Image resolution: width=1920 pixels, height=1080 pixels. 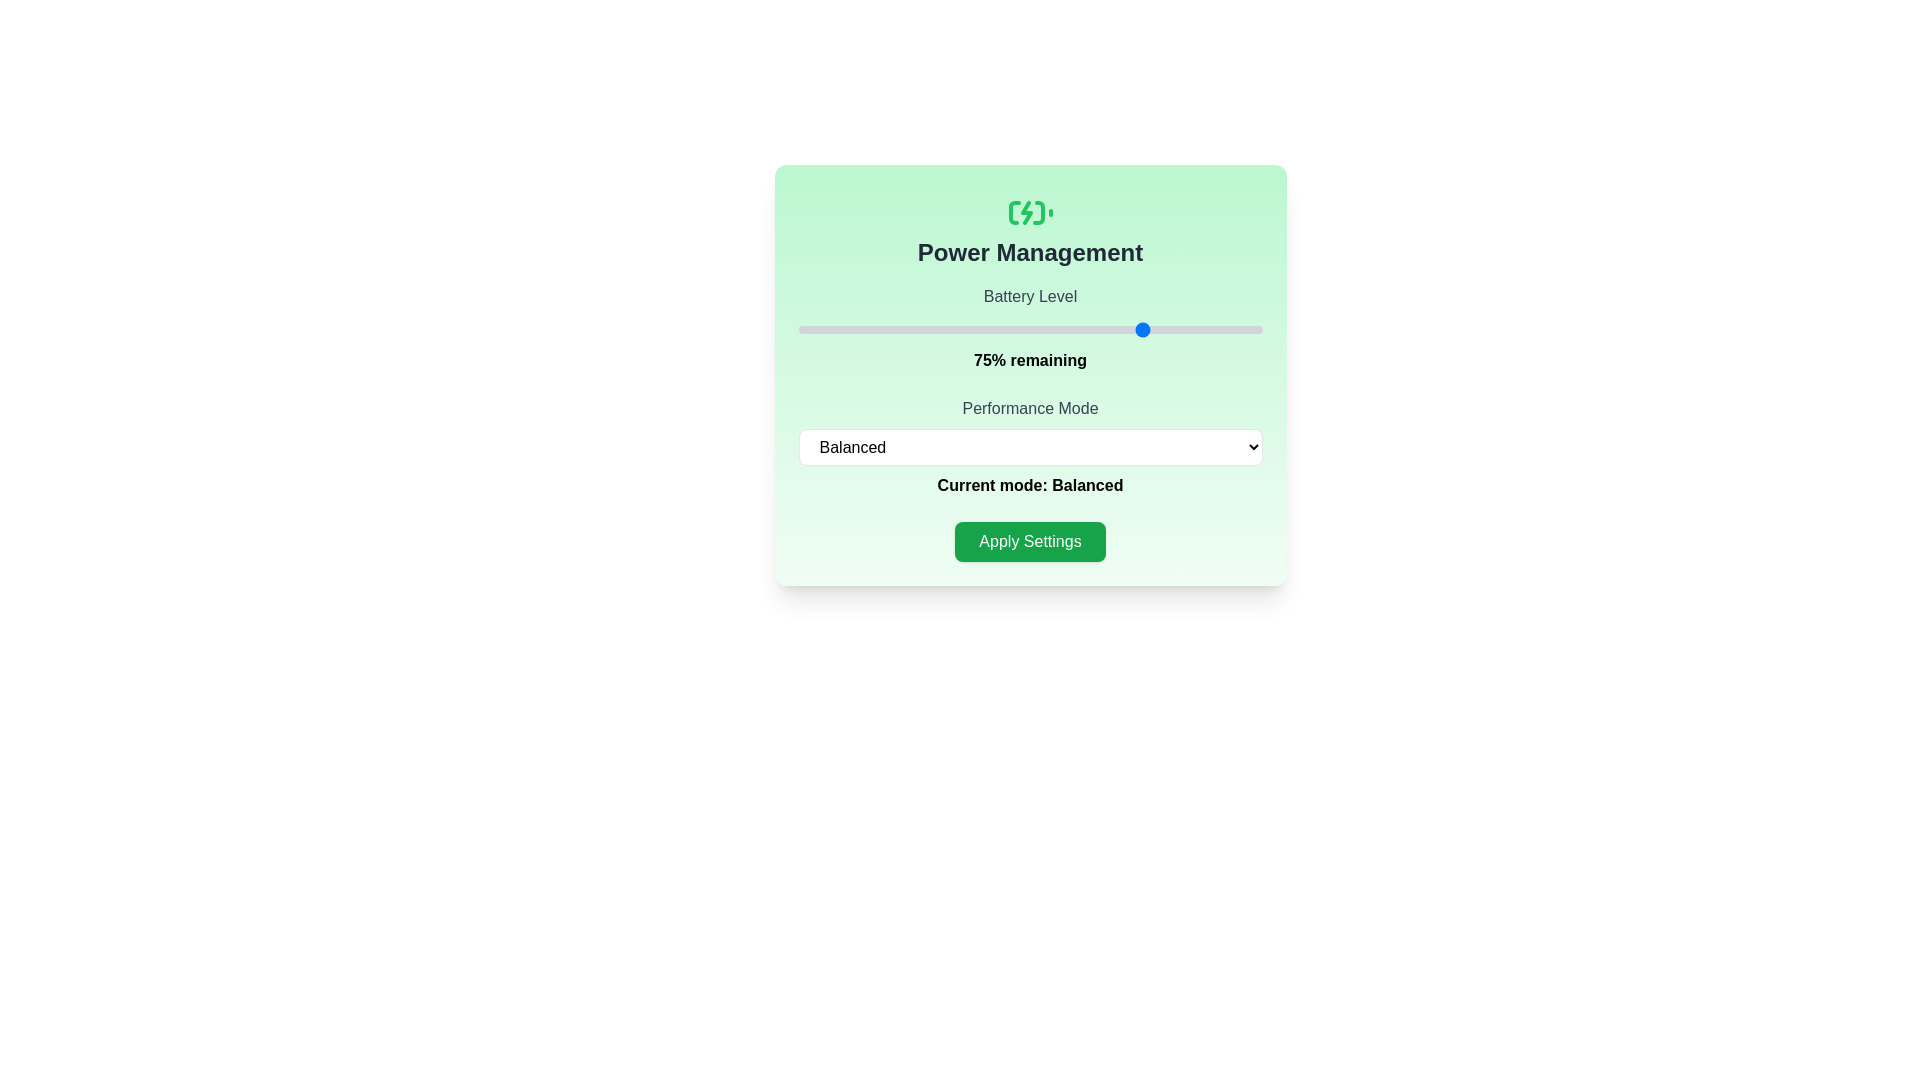 I want to click on the performance mode Power Save from the dropdown menu, so click(x=1030, y=446).